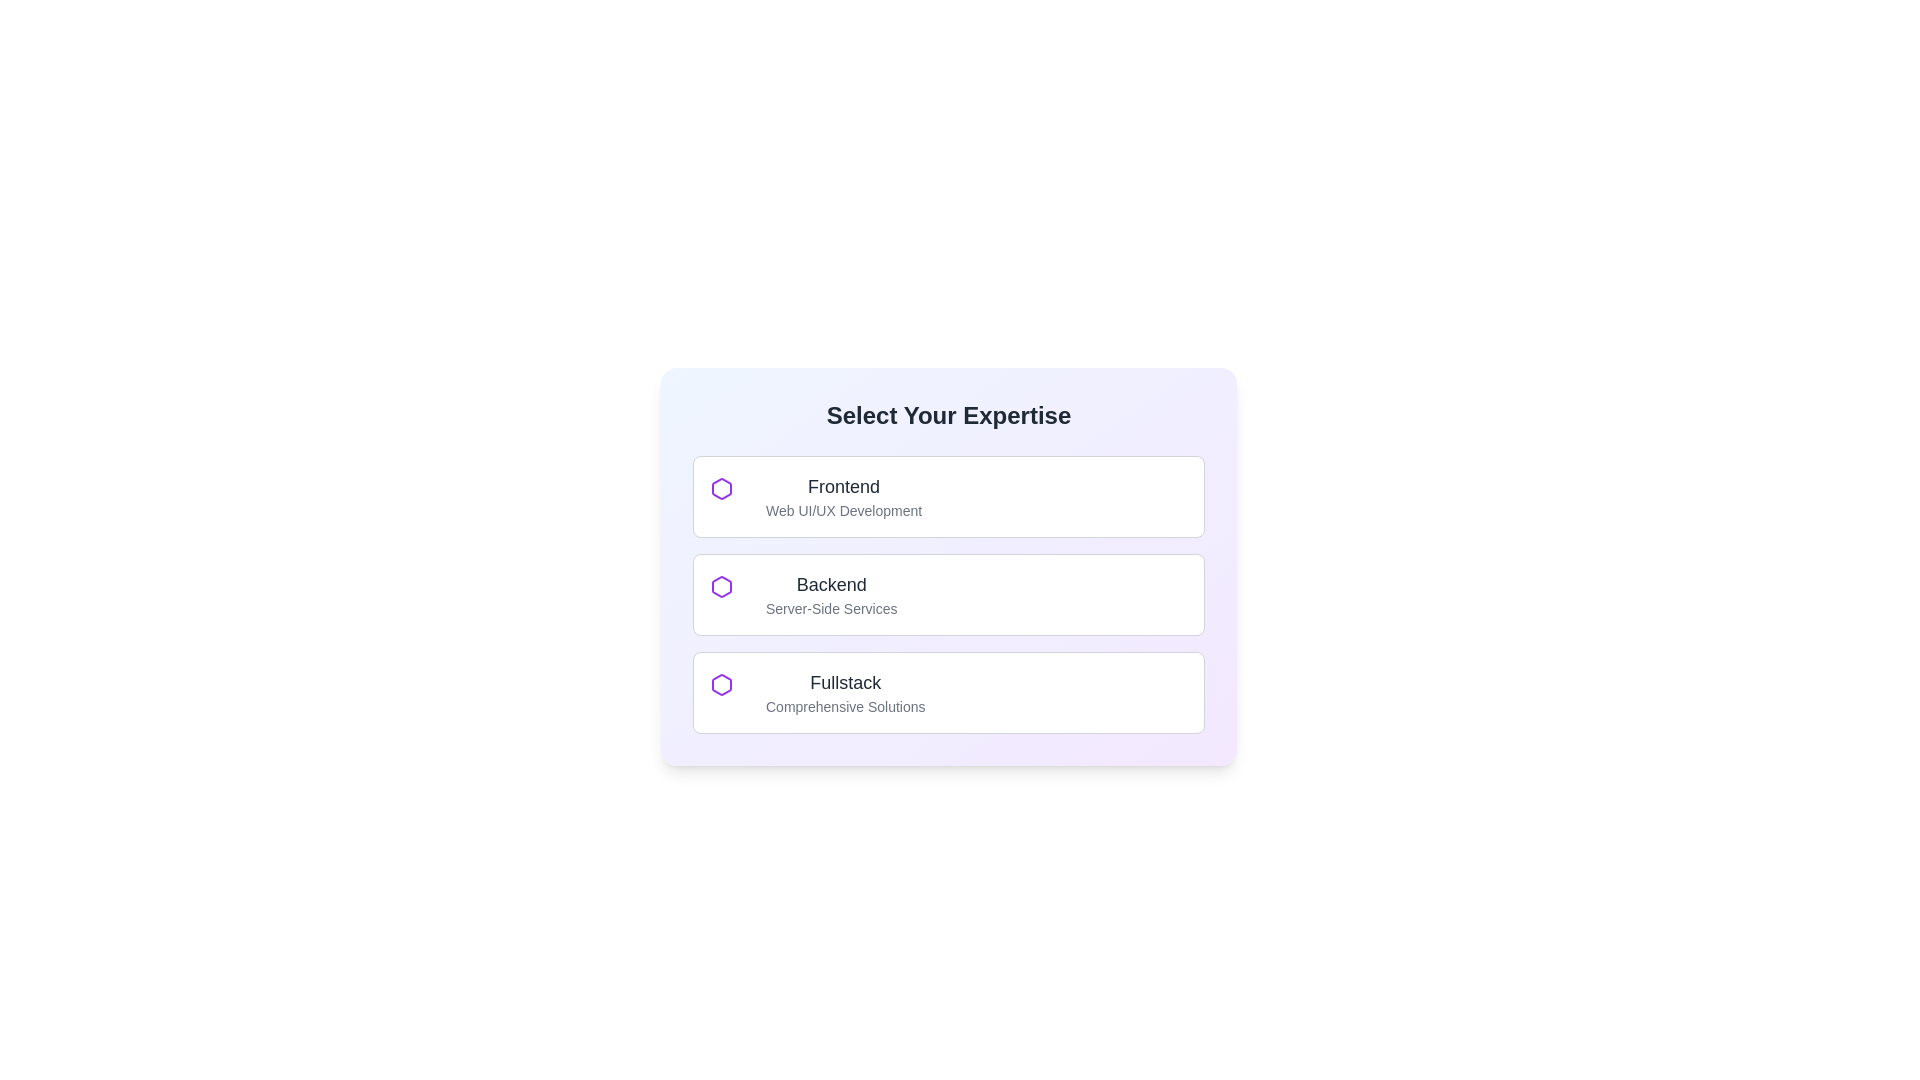 The image size is (1920, 1080). I want to click on the second option card labeled 'Backend' in the 'Select Your Expertise' section, so click(948, 593).